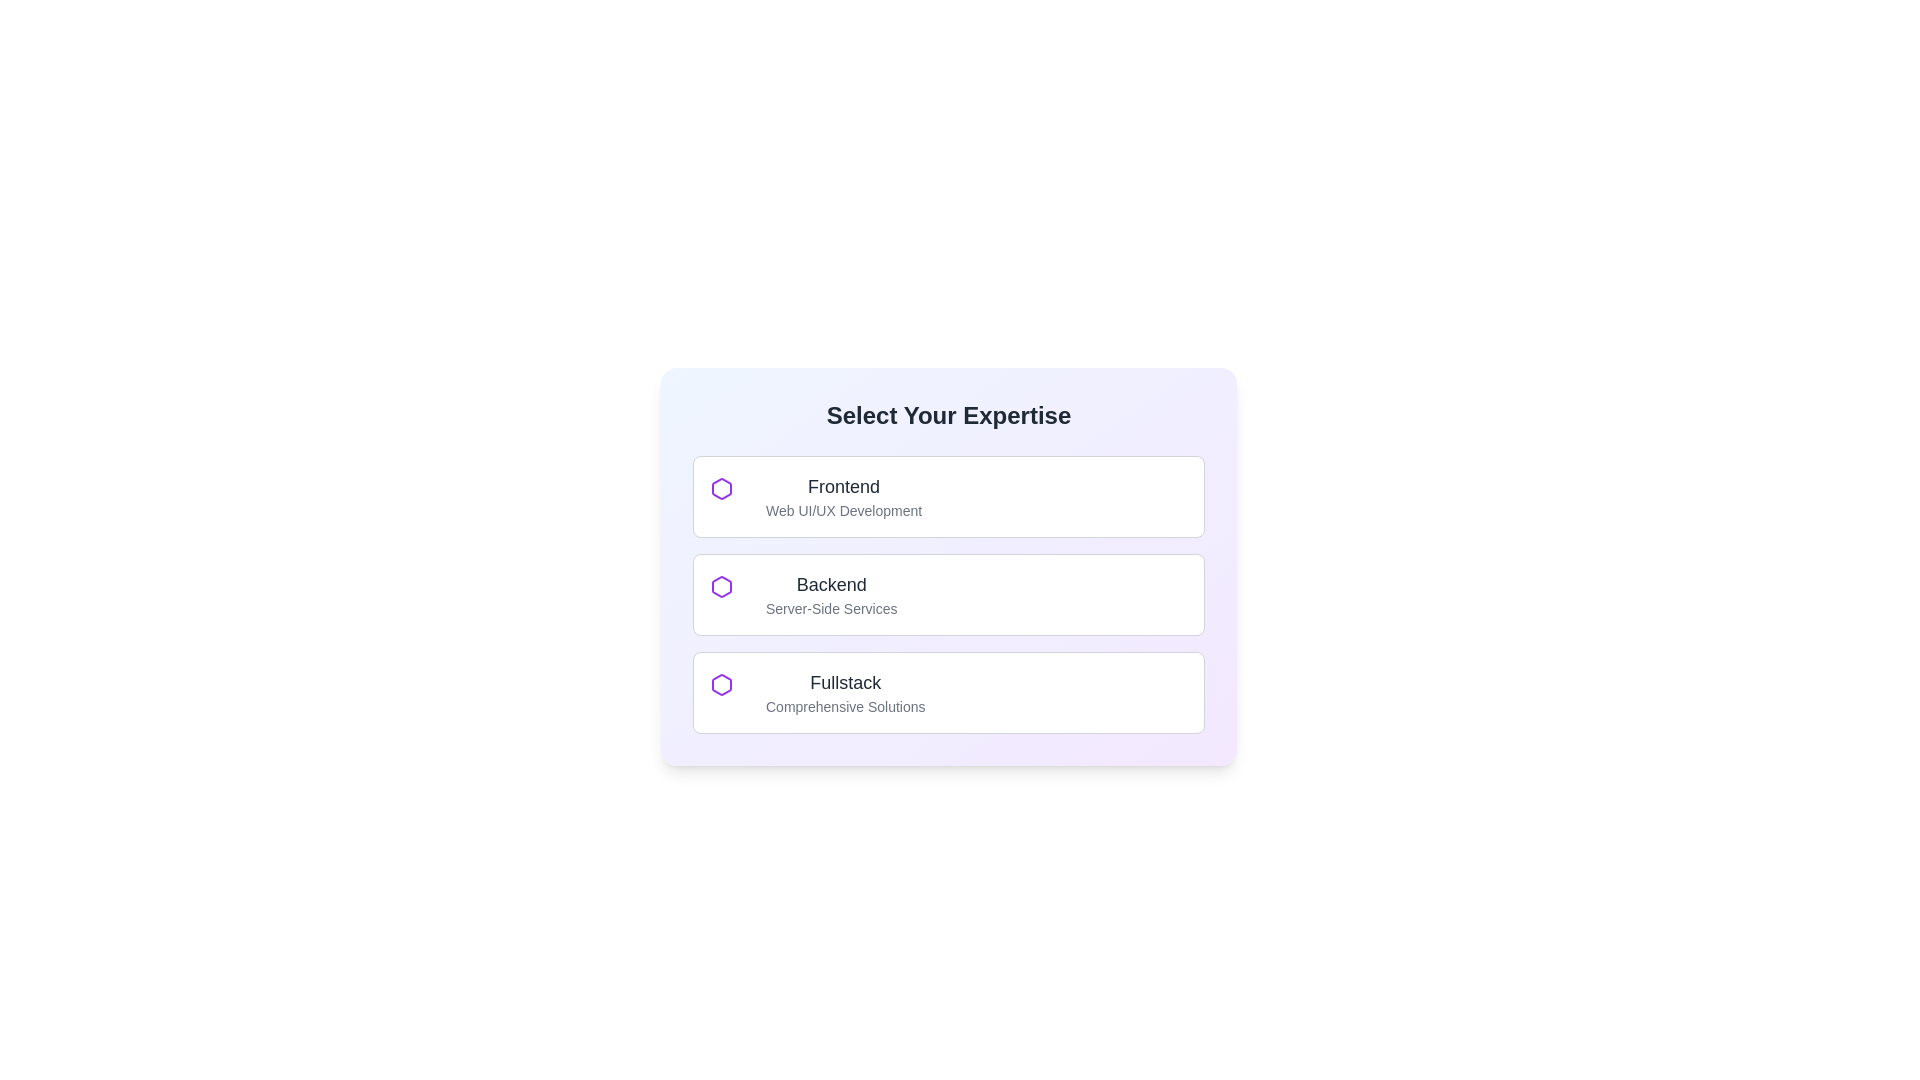 The image size is (1920, 1080). I want to click on the second option card labeled 'Backend' in the 'Select Your Expertise' section, so click(948, 593).